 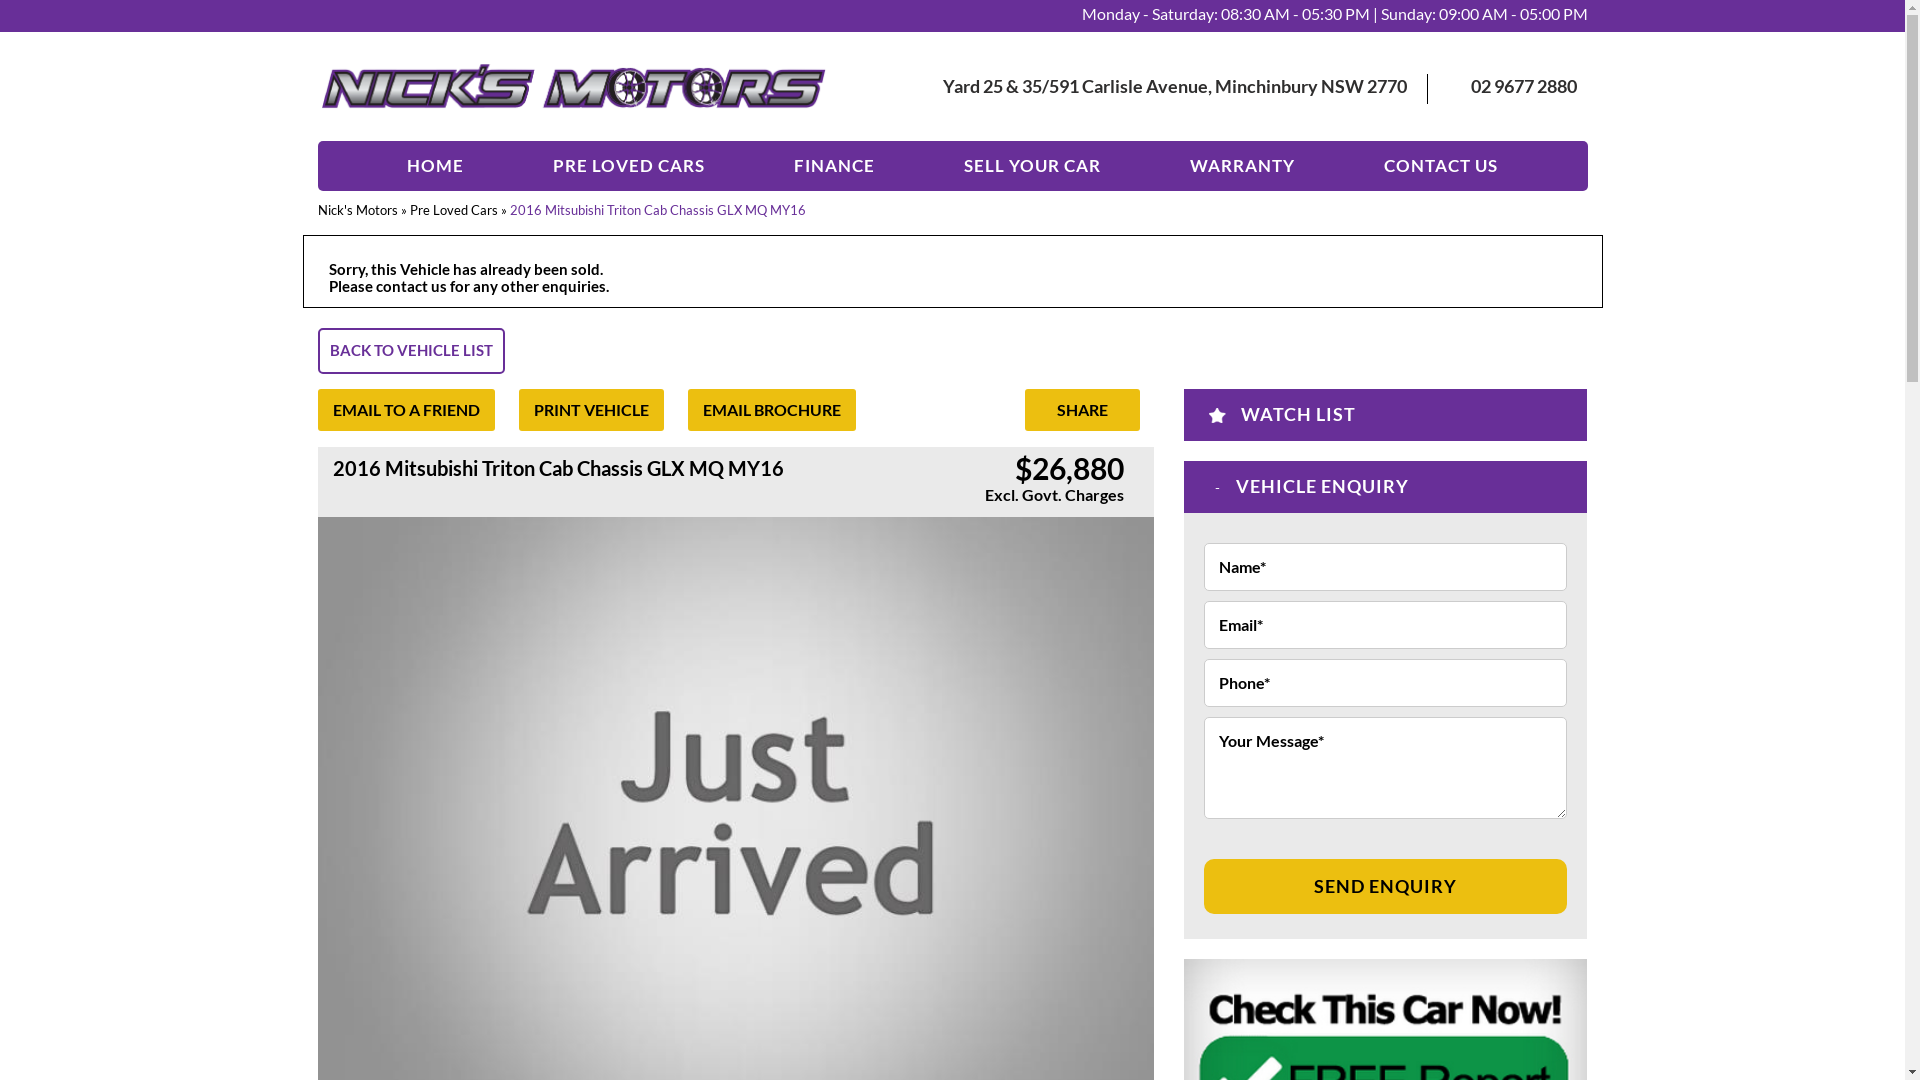 What do you see at coordinates (627, 164) in the screenshot?
I see `'PRE LOVED CARS'` at bounding box center [627, 164].